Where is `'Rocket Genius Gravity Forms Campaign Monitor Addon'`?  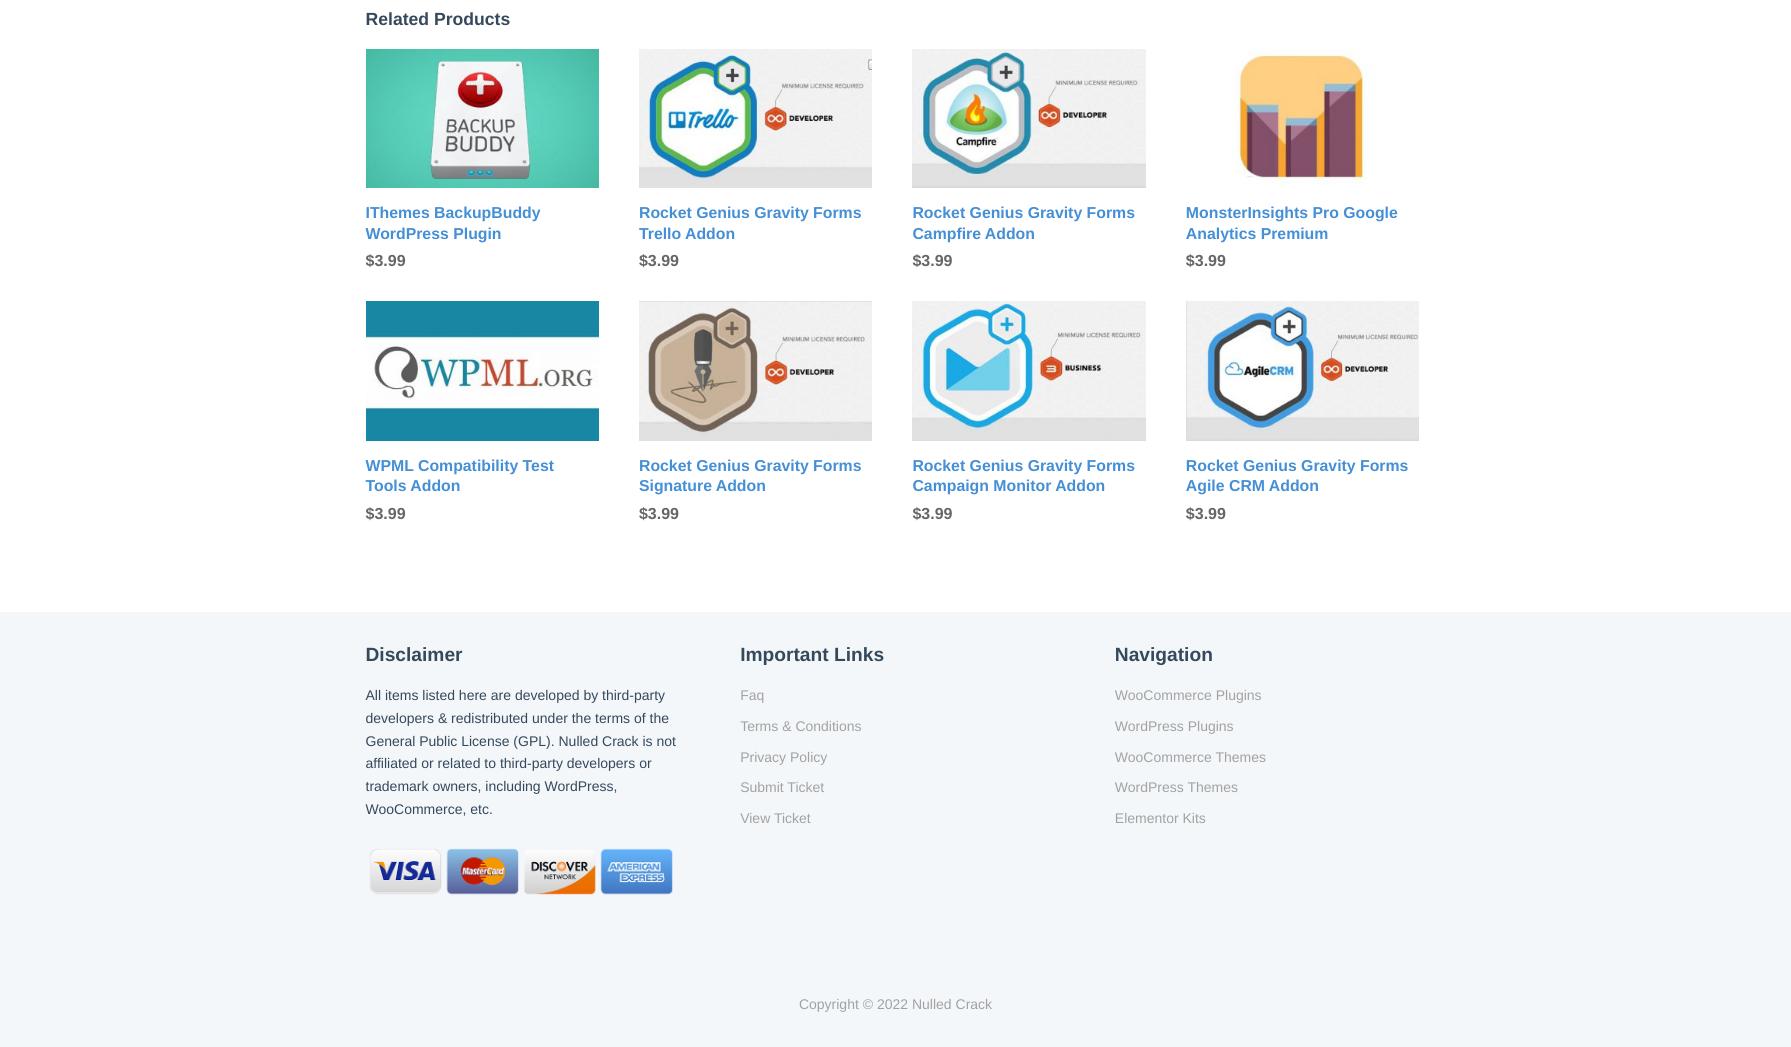
'Rocket Genius Gravity Forms Campaign Monitor Addon' is located at coordinates (1022, 475).